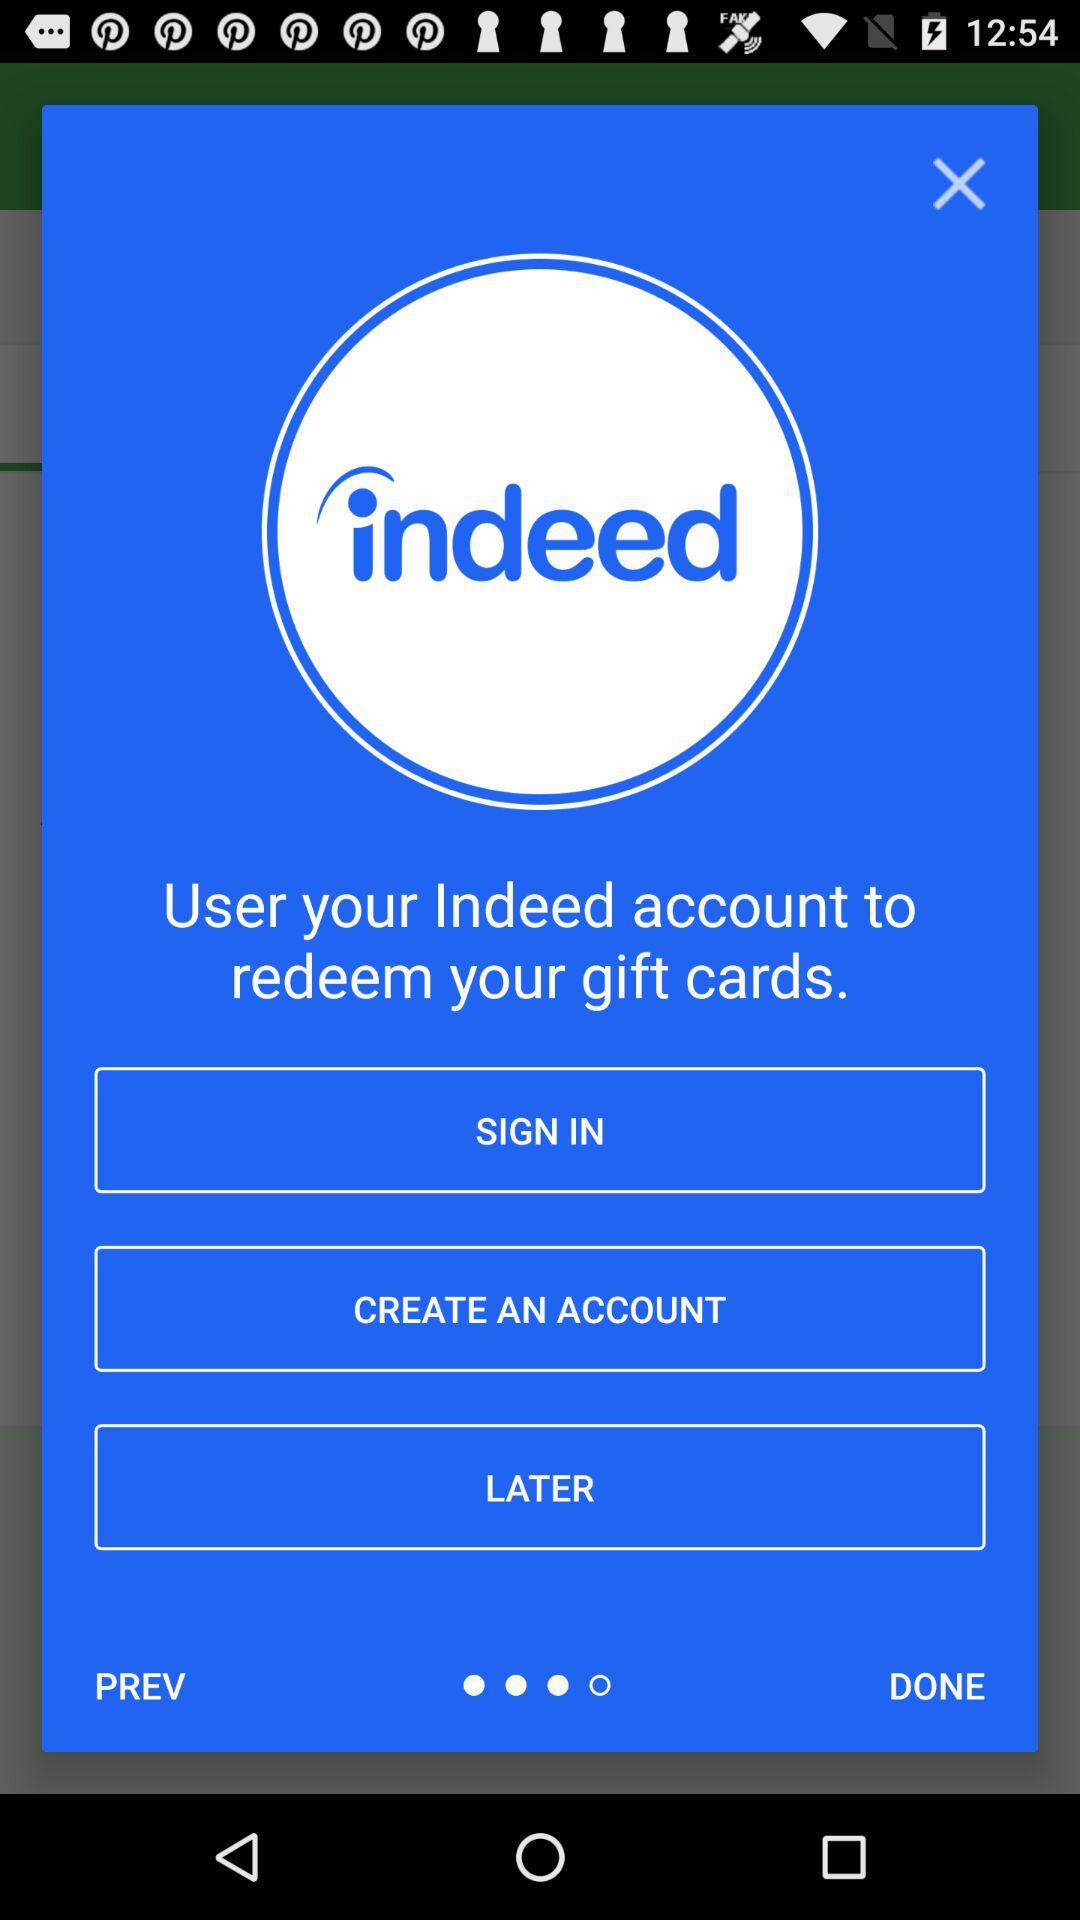  Describe the element at coordinates (937, 1684) in the screenshot. I see `done icon` at that location.